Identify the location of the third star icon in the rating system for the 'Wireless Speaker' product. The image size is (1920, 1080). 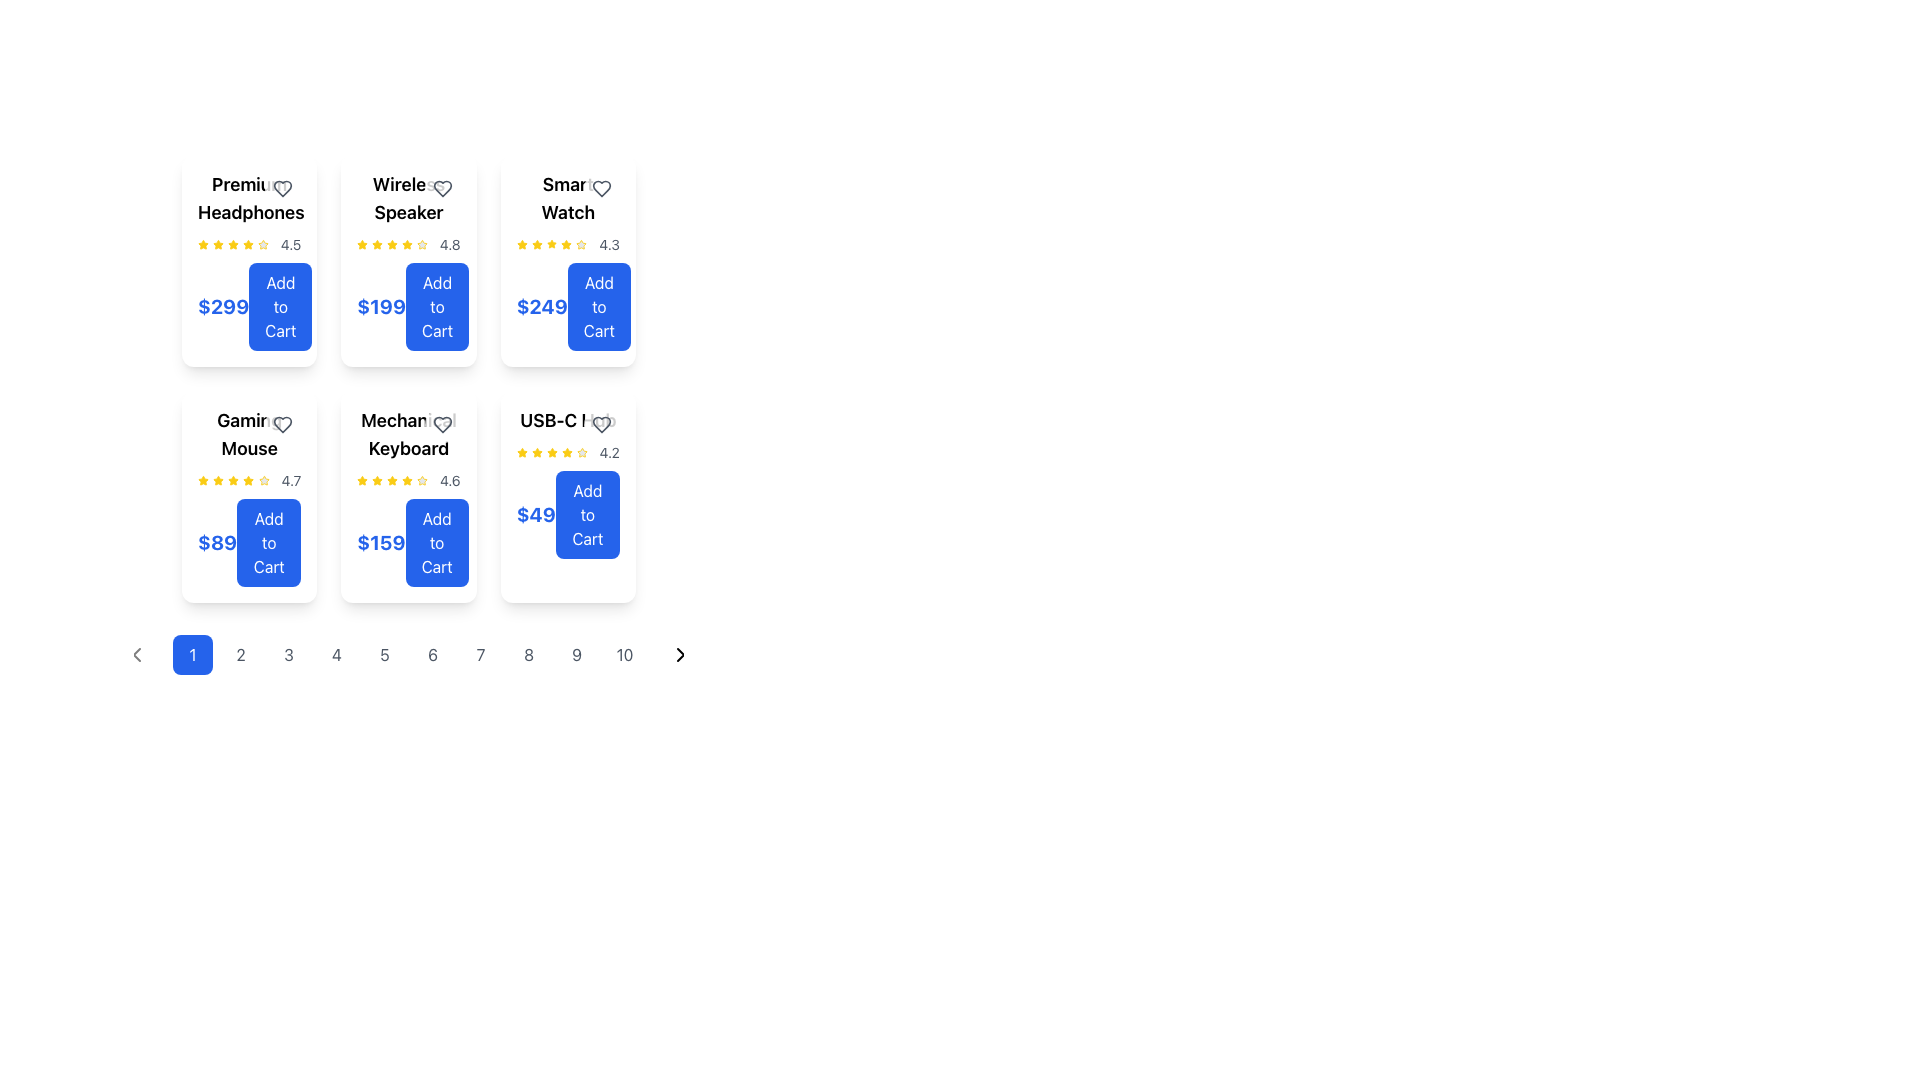
(362, 243).